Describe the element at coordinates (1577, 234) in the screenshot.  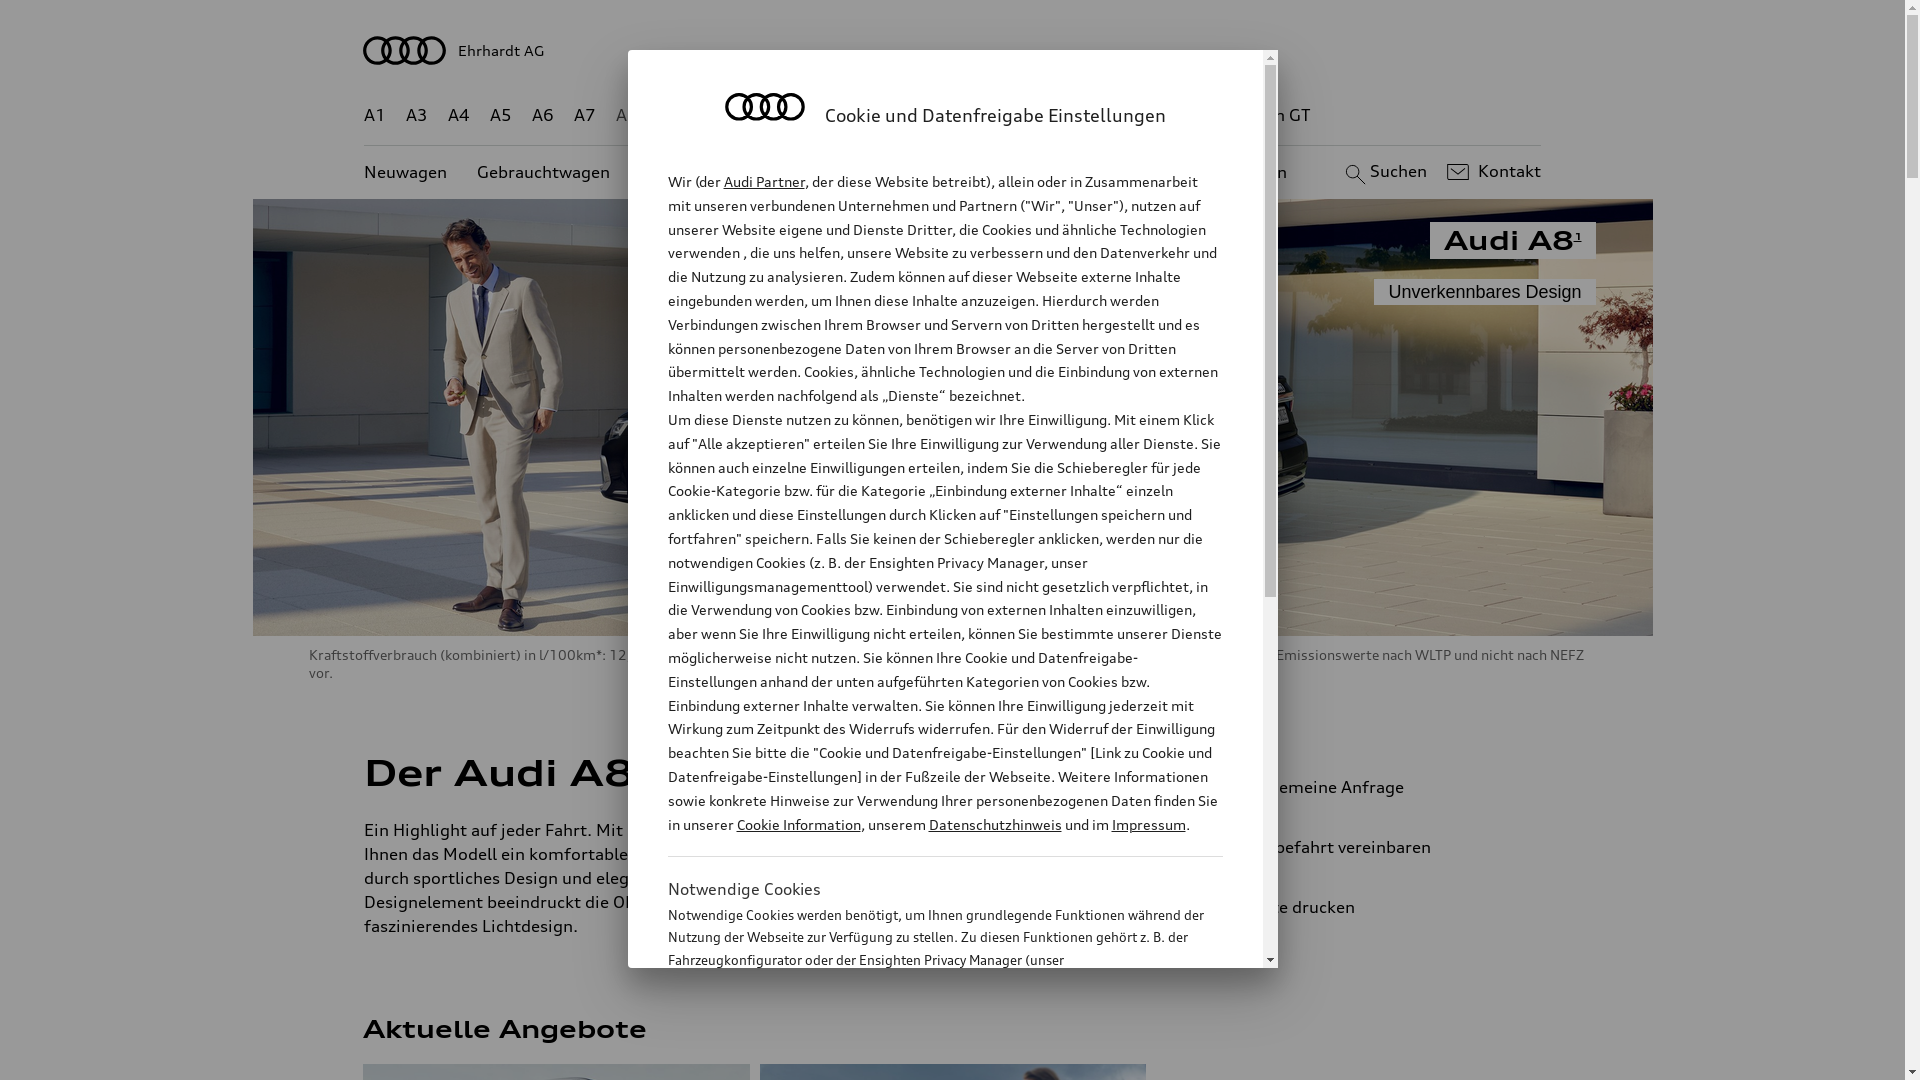
I see `'1'` at that location.